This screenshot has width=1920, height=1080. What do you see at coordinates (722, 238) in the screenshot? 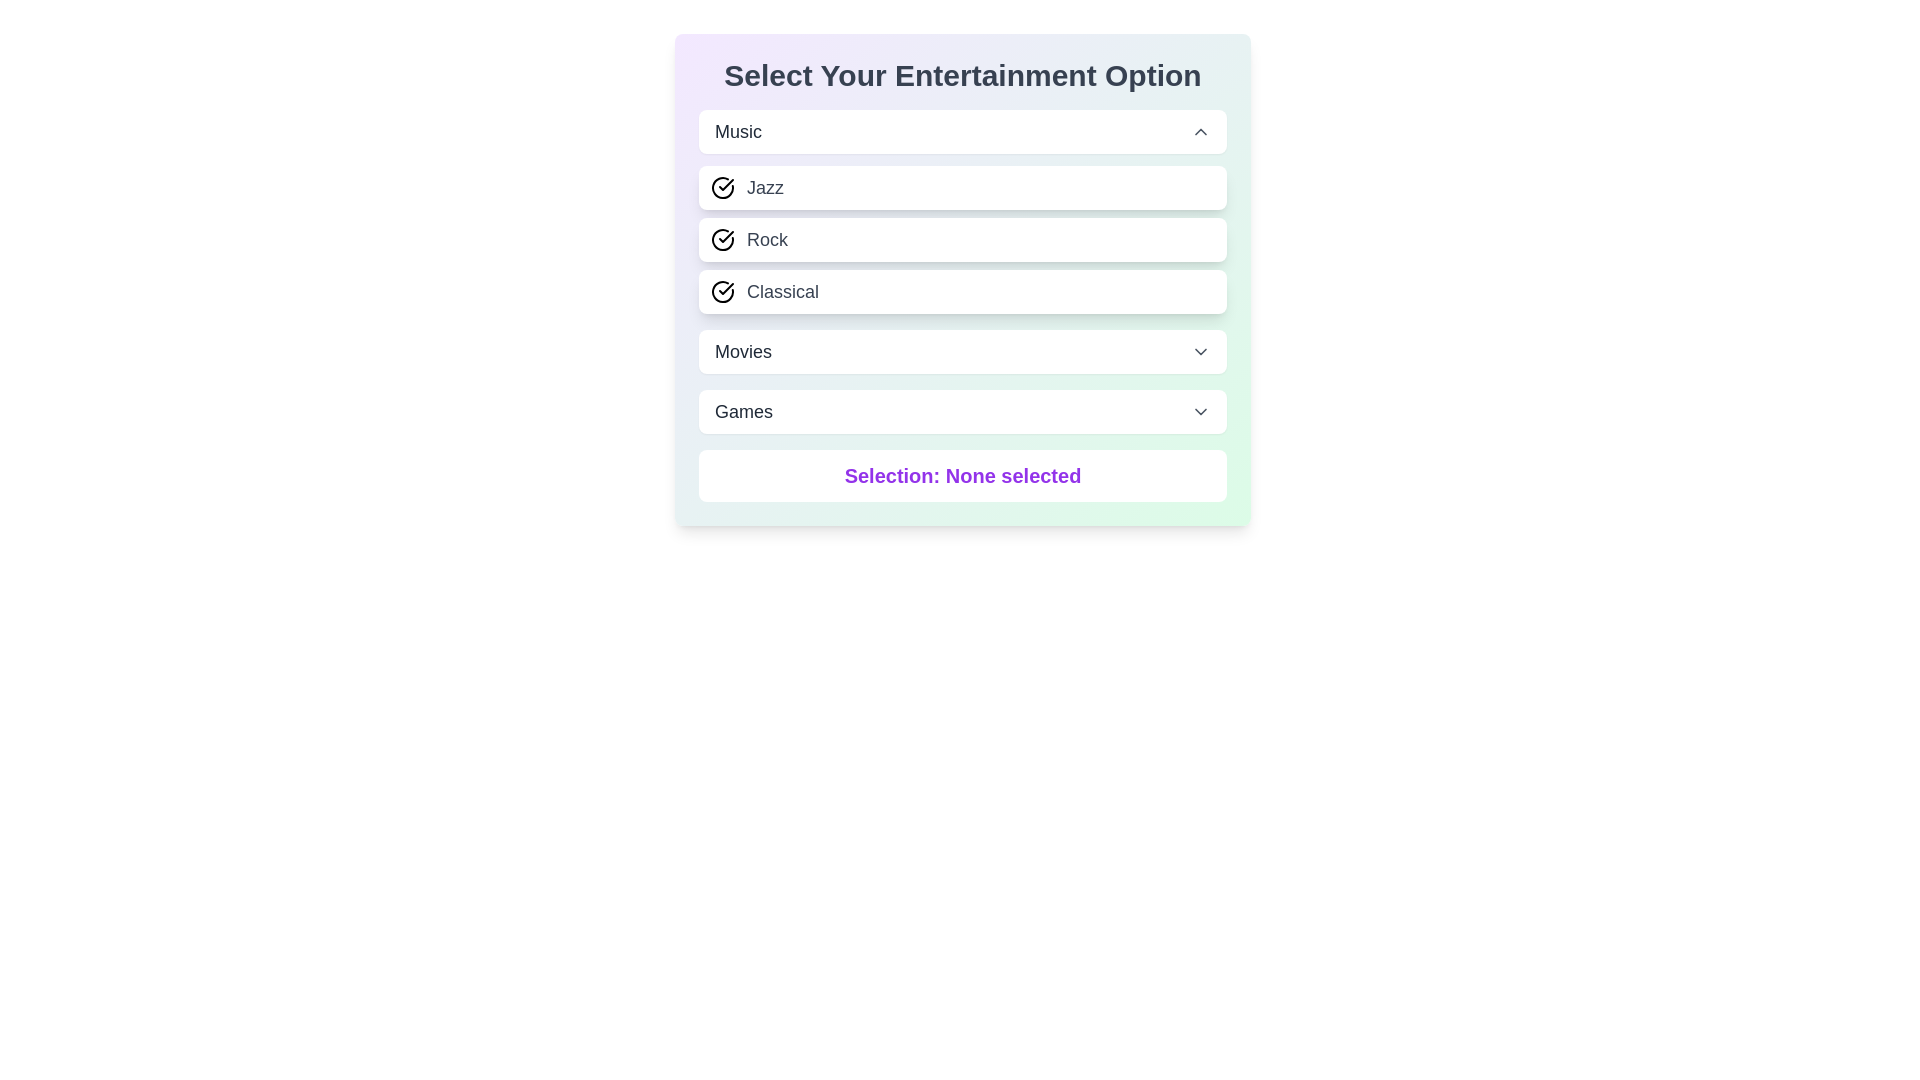
I see `the circular border of the checkbox graphic representing the 'Rock' option in the music genres list` at bounding box center [722, 238].